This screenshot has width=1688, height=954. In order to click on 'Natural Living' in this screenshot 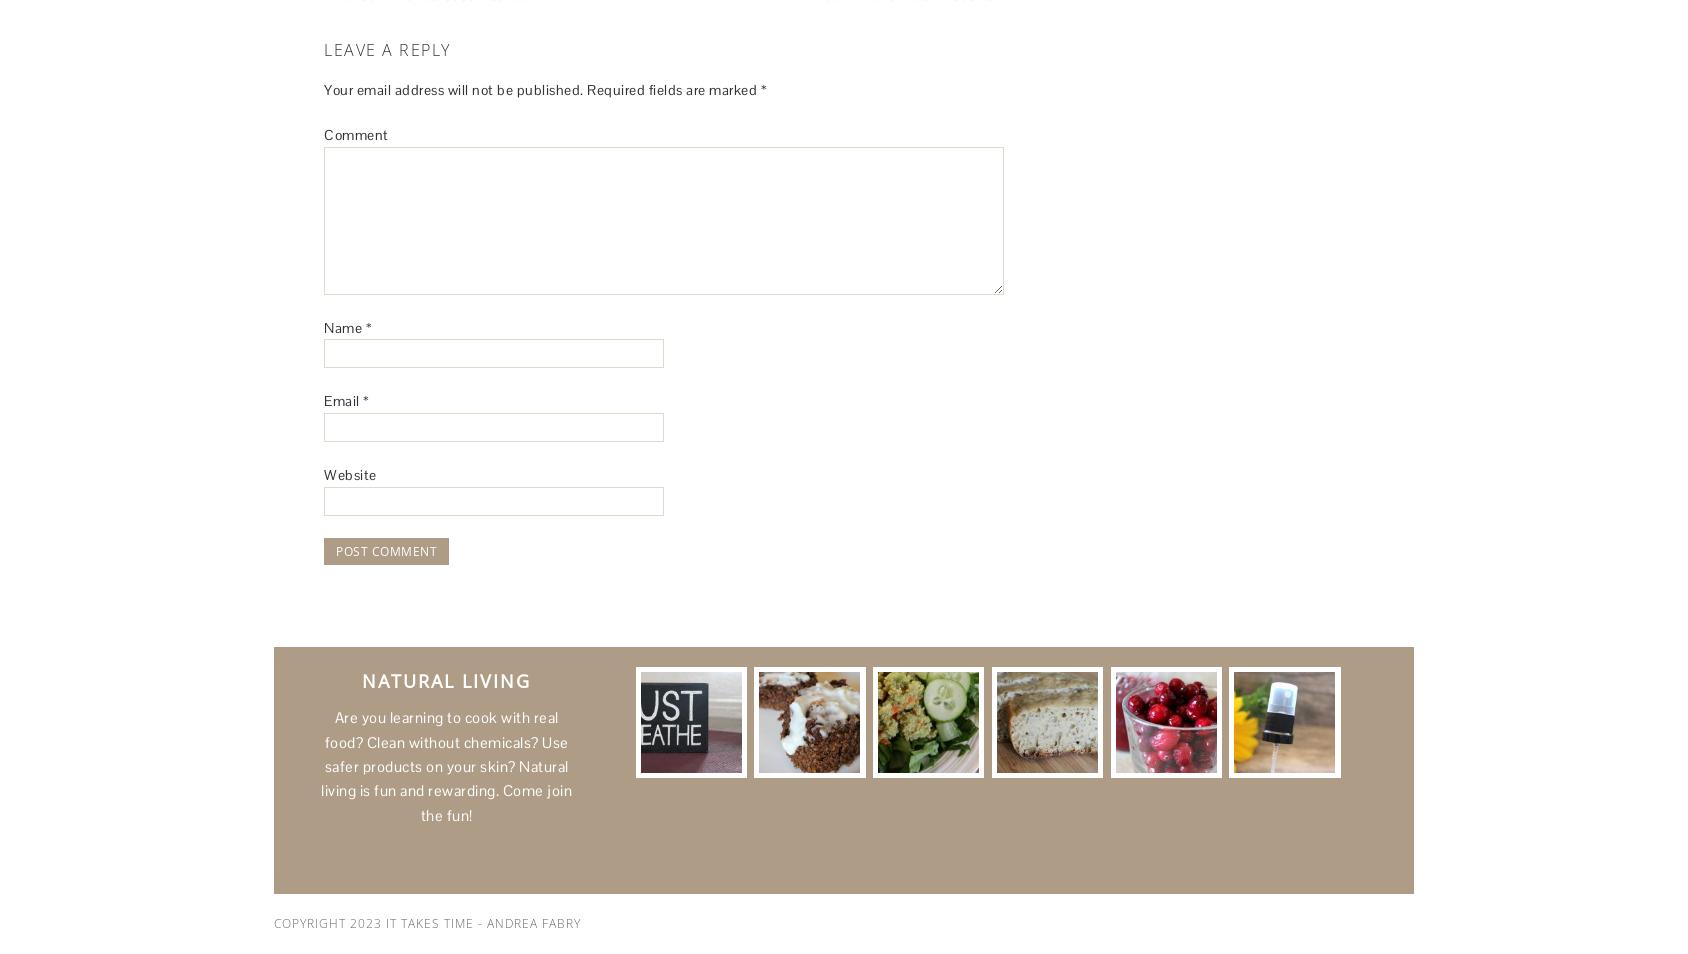, I will do `click(445, 679)`.